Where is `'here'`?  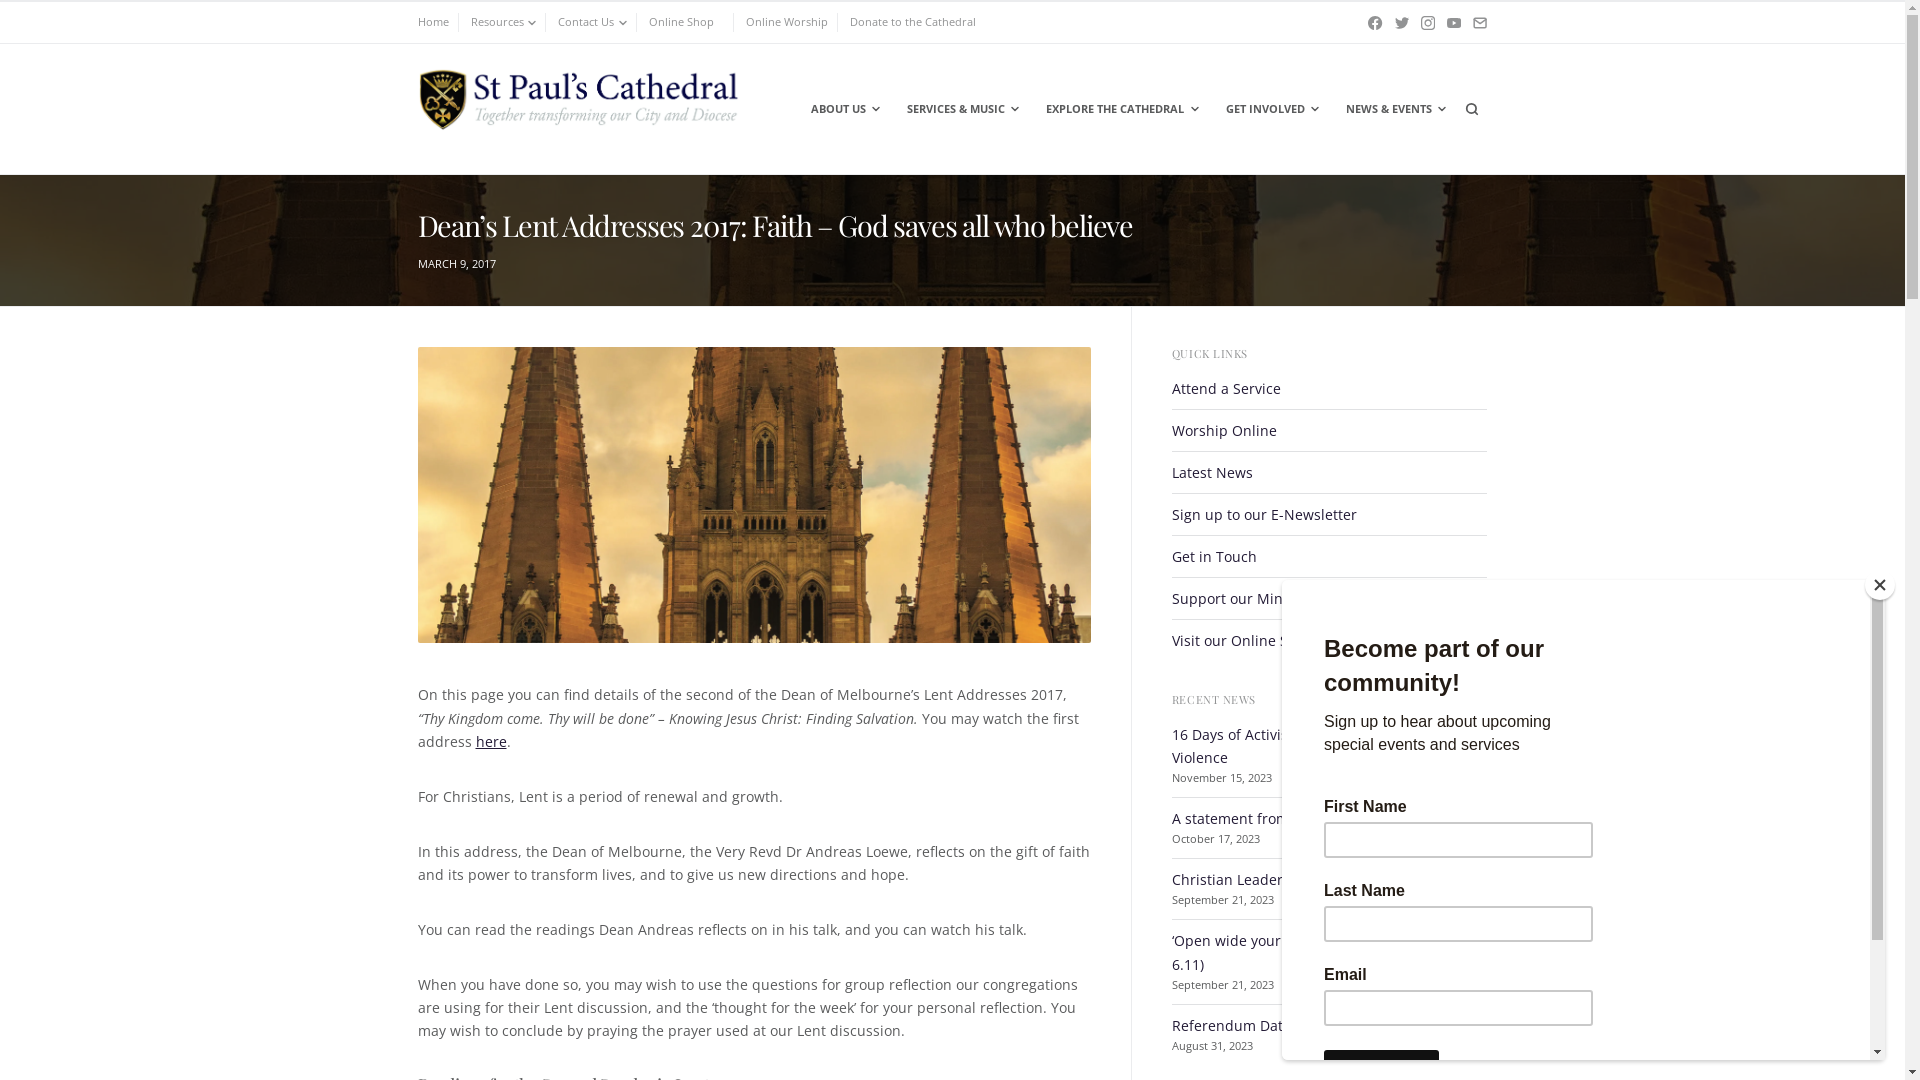
'here' is located at coordinates (491, 741).